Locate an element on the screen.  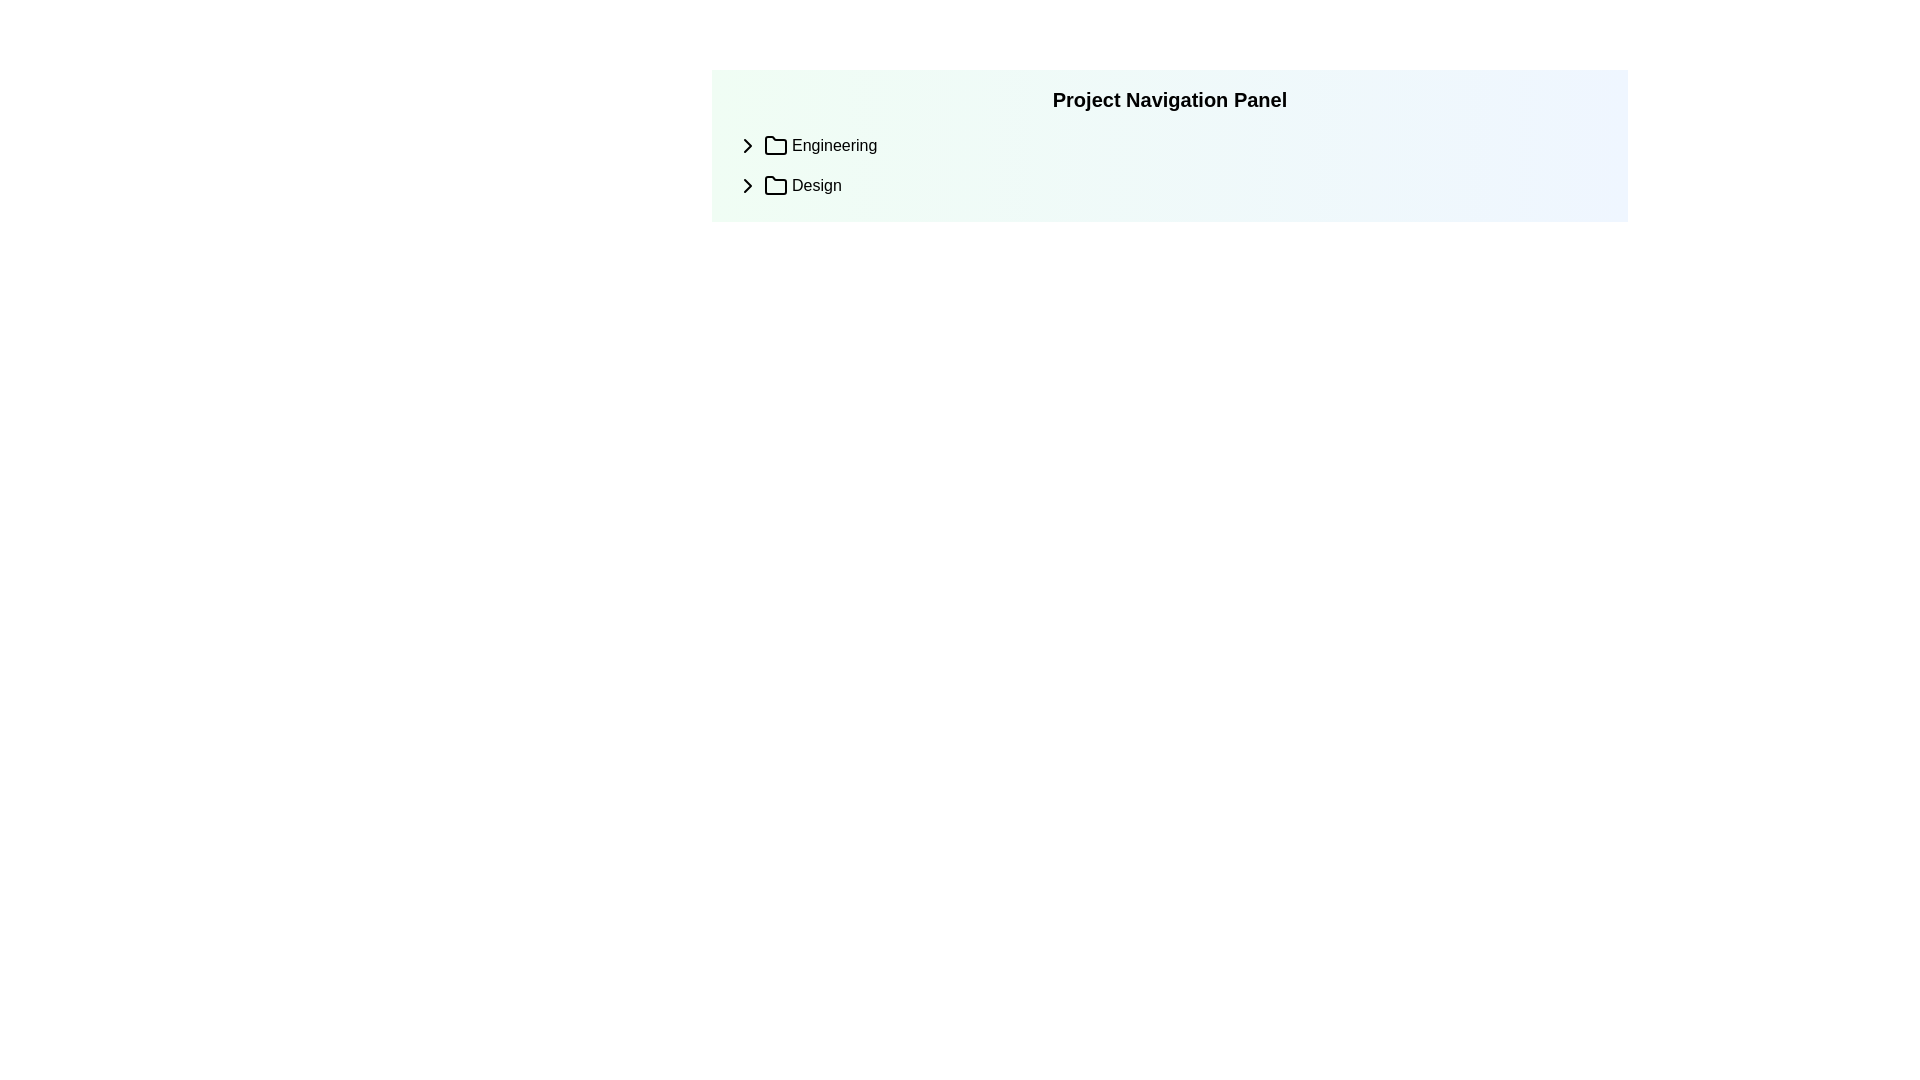
the expandable/collapsible icon located to the left of the folder symbol and the text 'Engineering' is located at coordinates (747, 145).